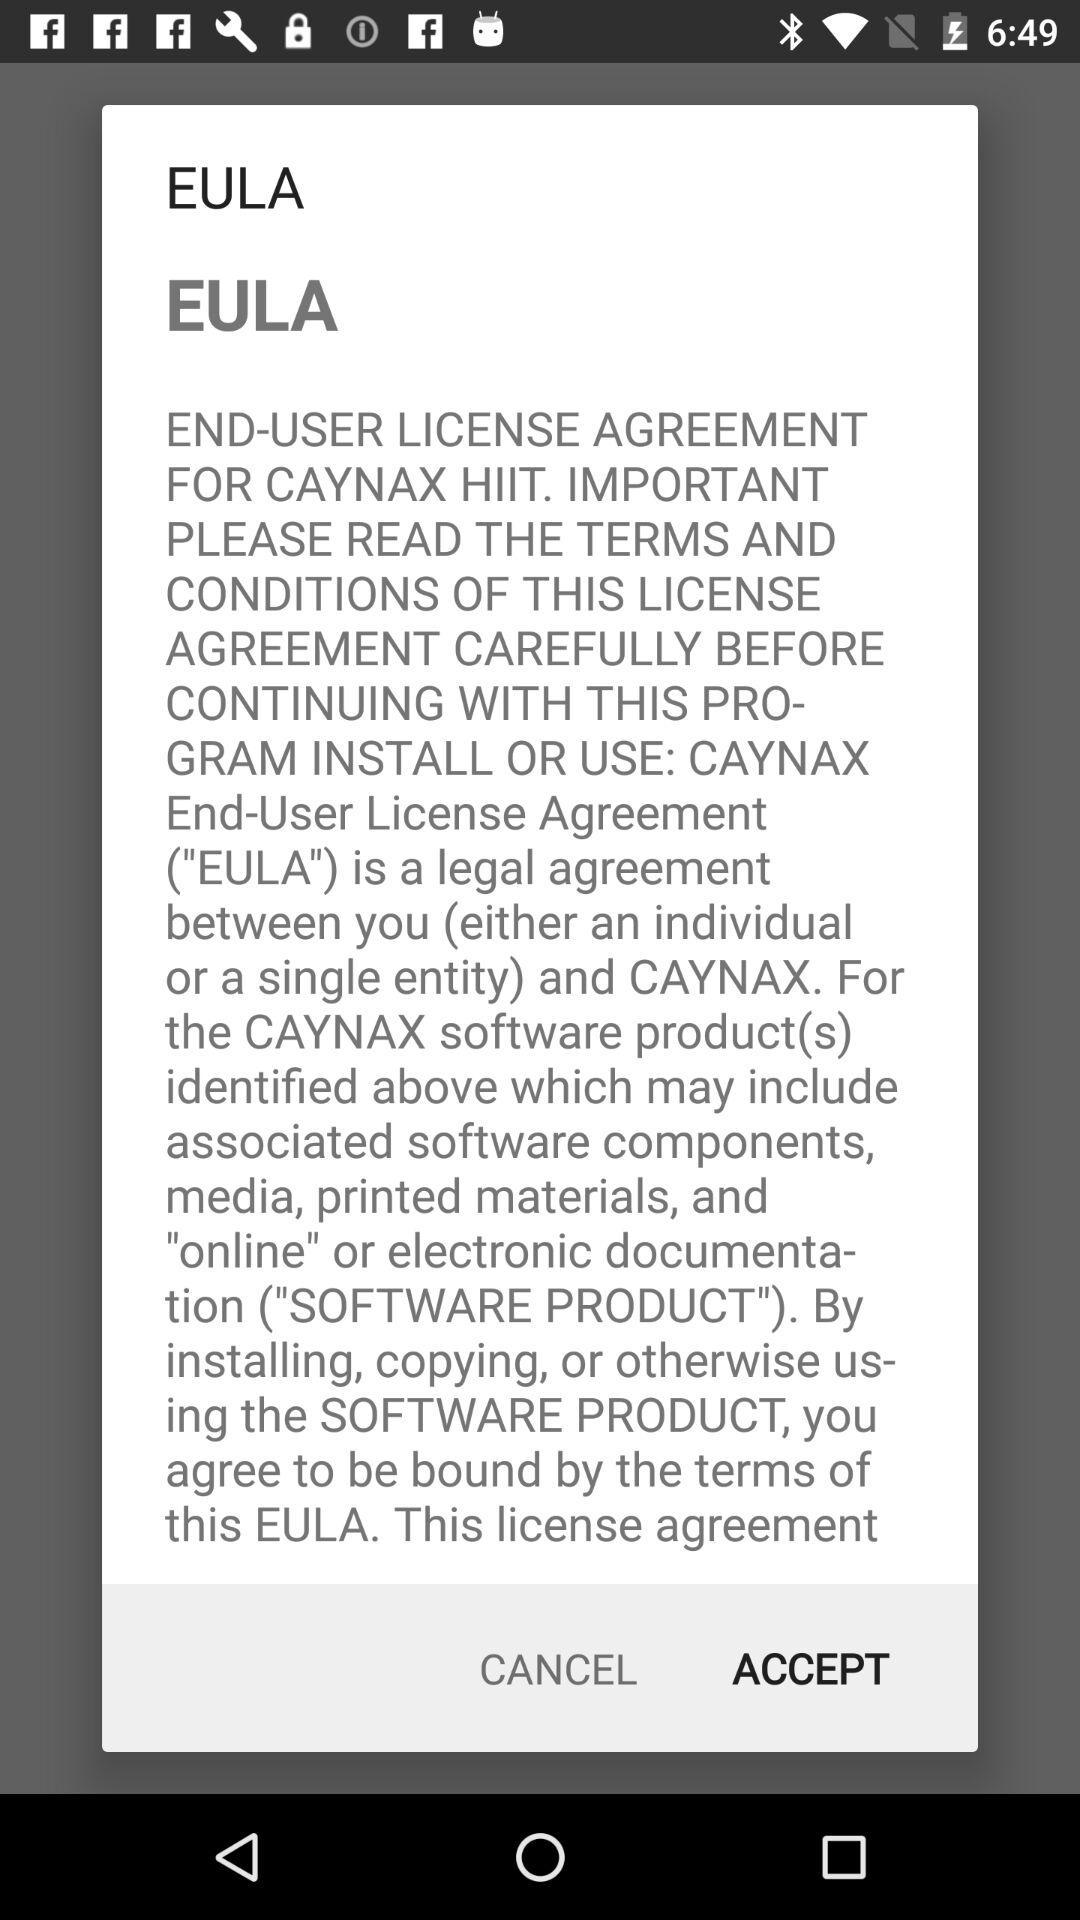  I want to click on the icon next to cancel item, so click(810, 1668).